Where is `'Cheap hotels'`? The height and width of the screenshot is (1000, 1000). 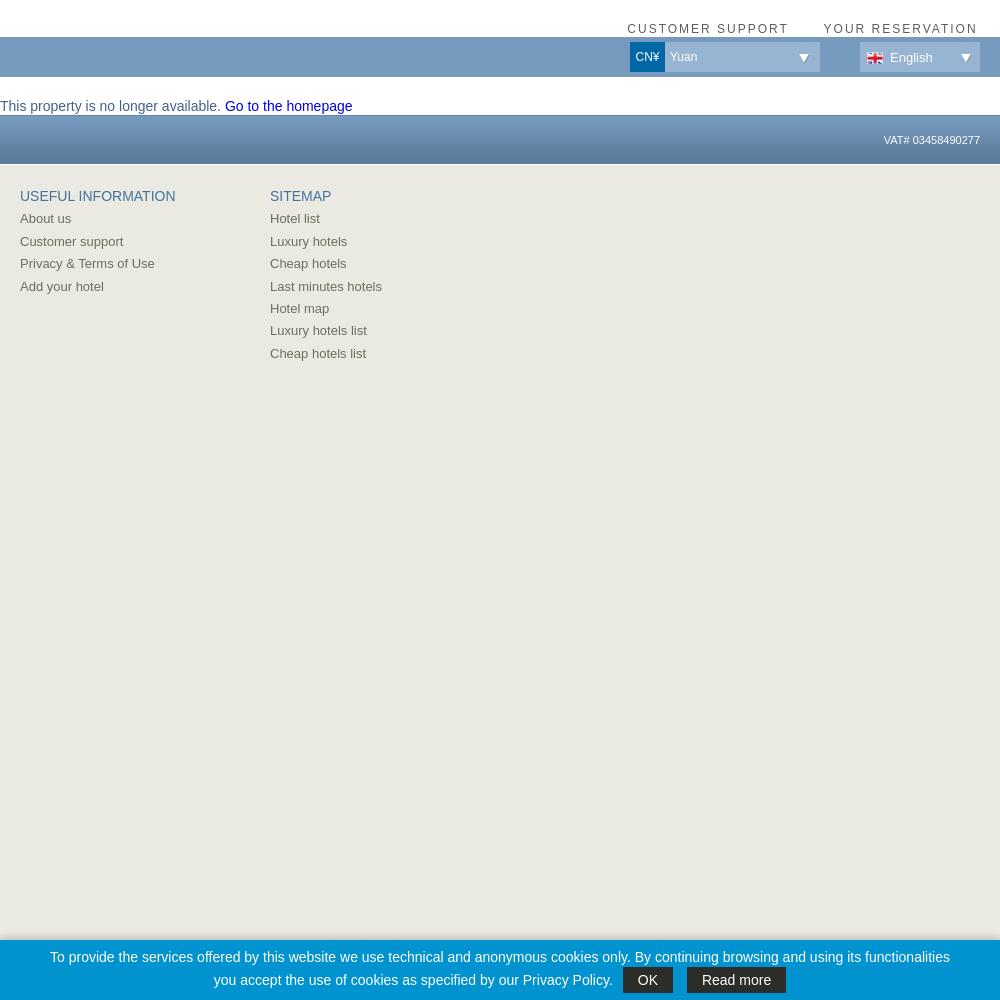
'Cheap hotels' is located at coordinates (308, 263).